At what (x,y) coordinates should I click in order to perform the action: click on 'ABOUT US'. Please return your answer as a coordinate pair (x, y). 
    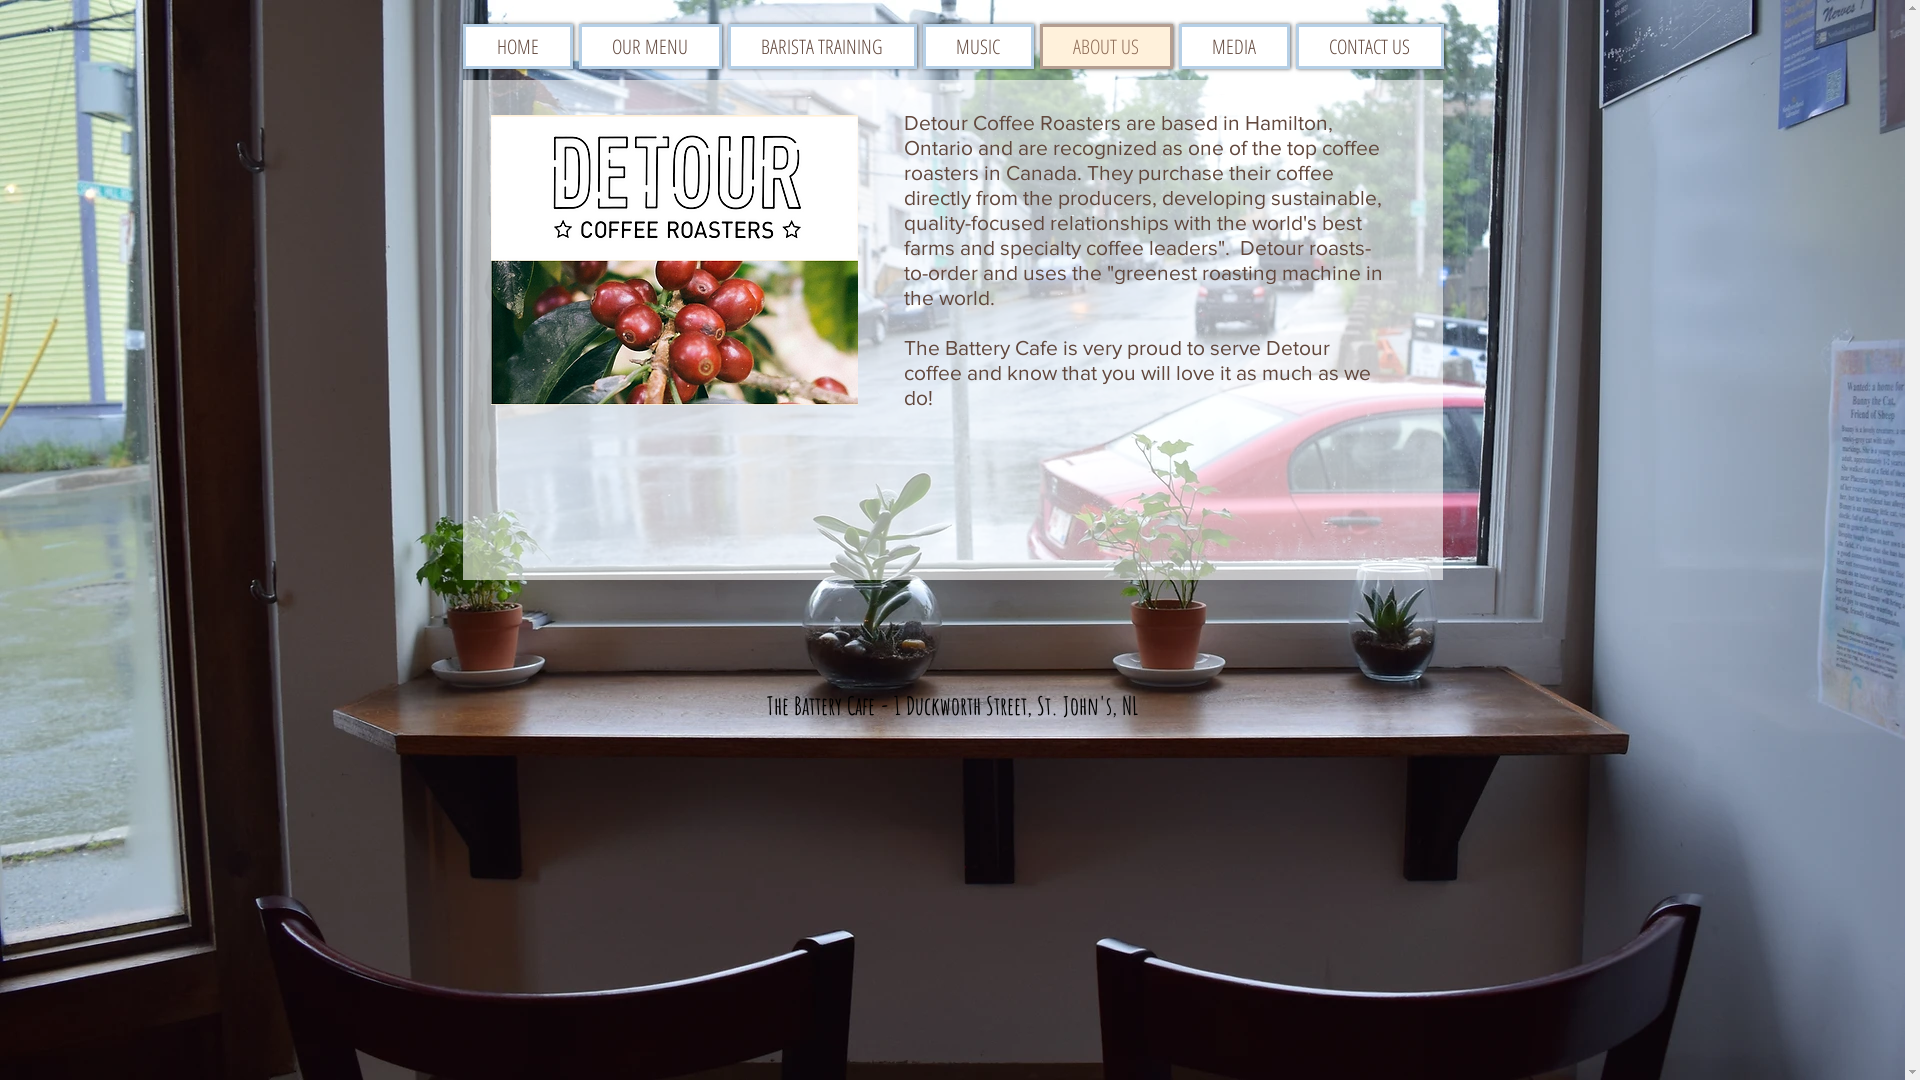
    Looking at the image, I should click on (1105, 45).